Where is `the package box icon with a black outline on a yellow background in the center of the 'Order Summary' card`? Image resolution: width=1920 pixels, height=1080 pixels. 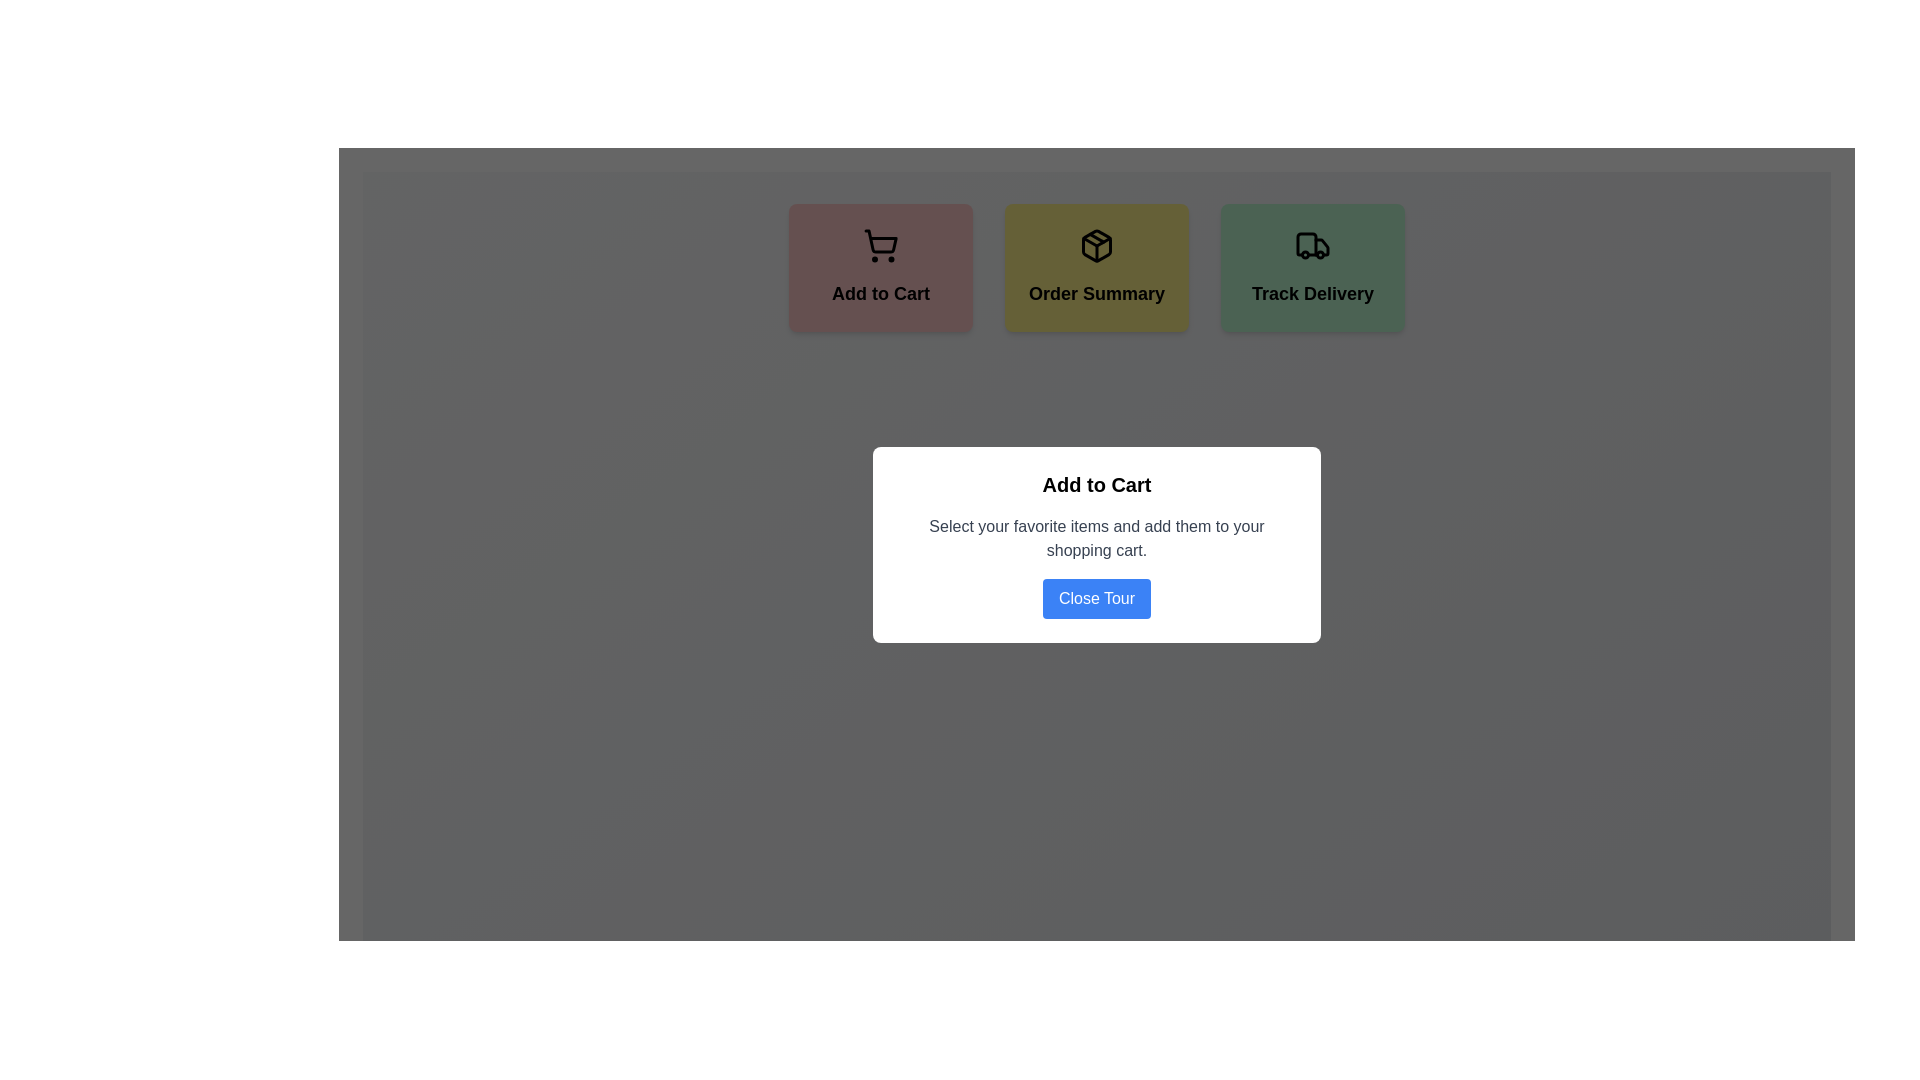 the package box icon with a black outline on a yellow background in the center of the 'Order Summary' card is located at coordinates (1096, 245).